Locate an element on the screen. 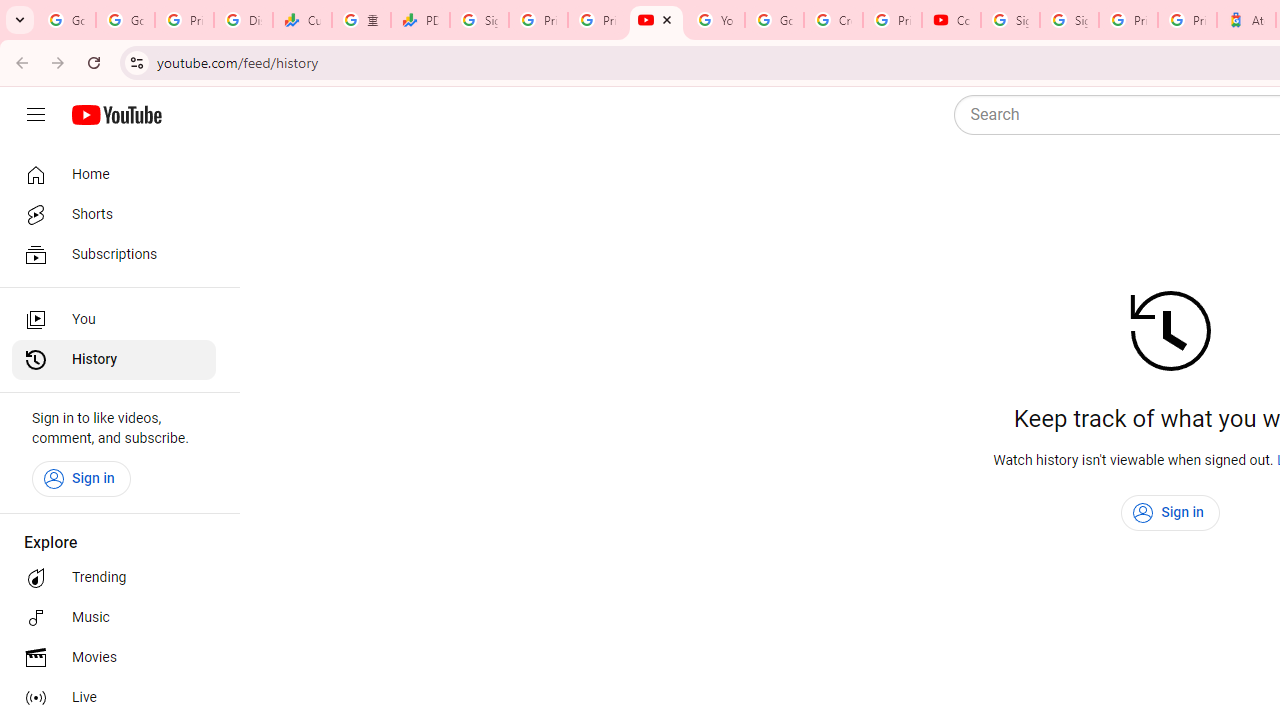 Image resolution: width=1280 pixels, height=720 pixels. 'Sign in - Google Accounts' is located at coordinates (1010, 20).